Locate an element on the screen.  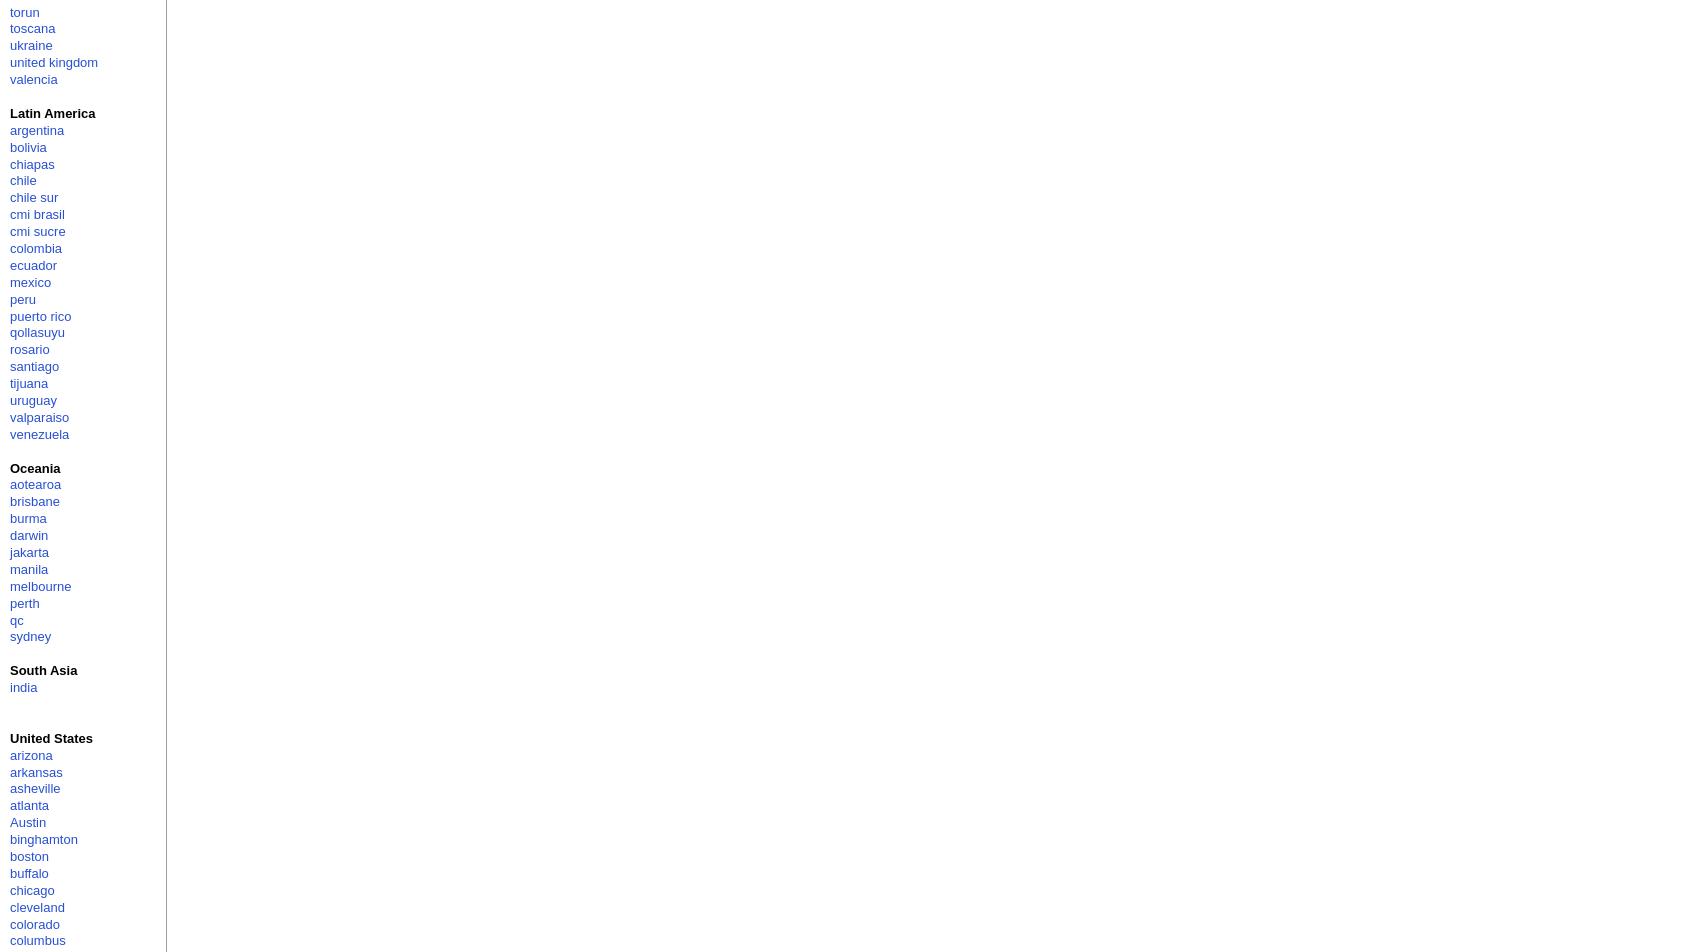
'Austin' is located at coordinates (26, 822).